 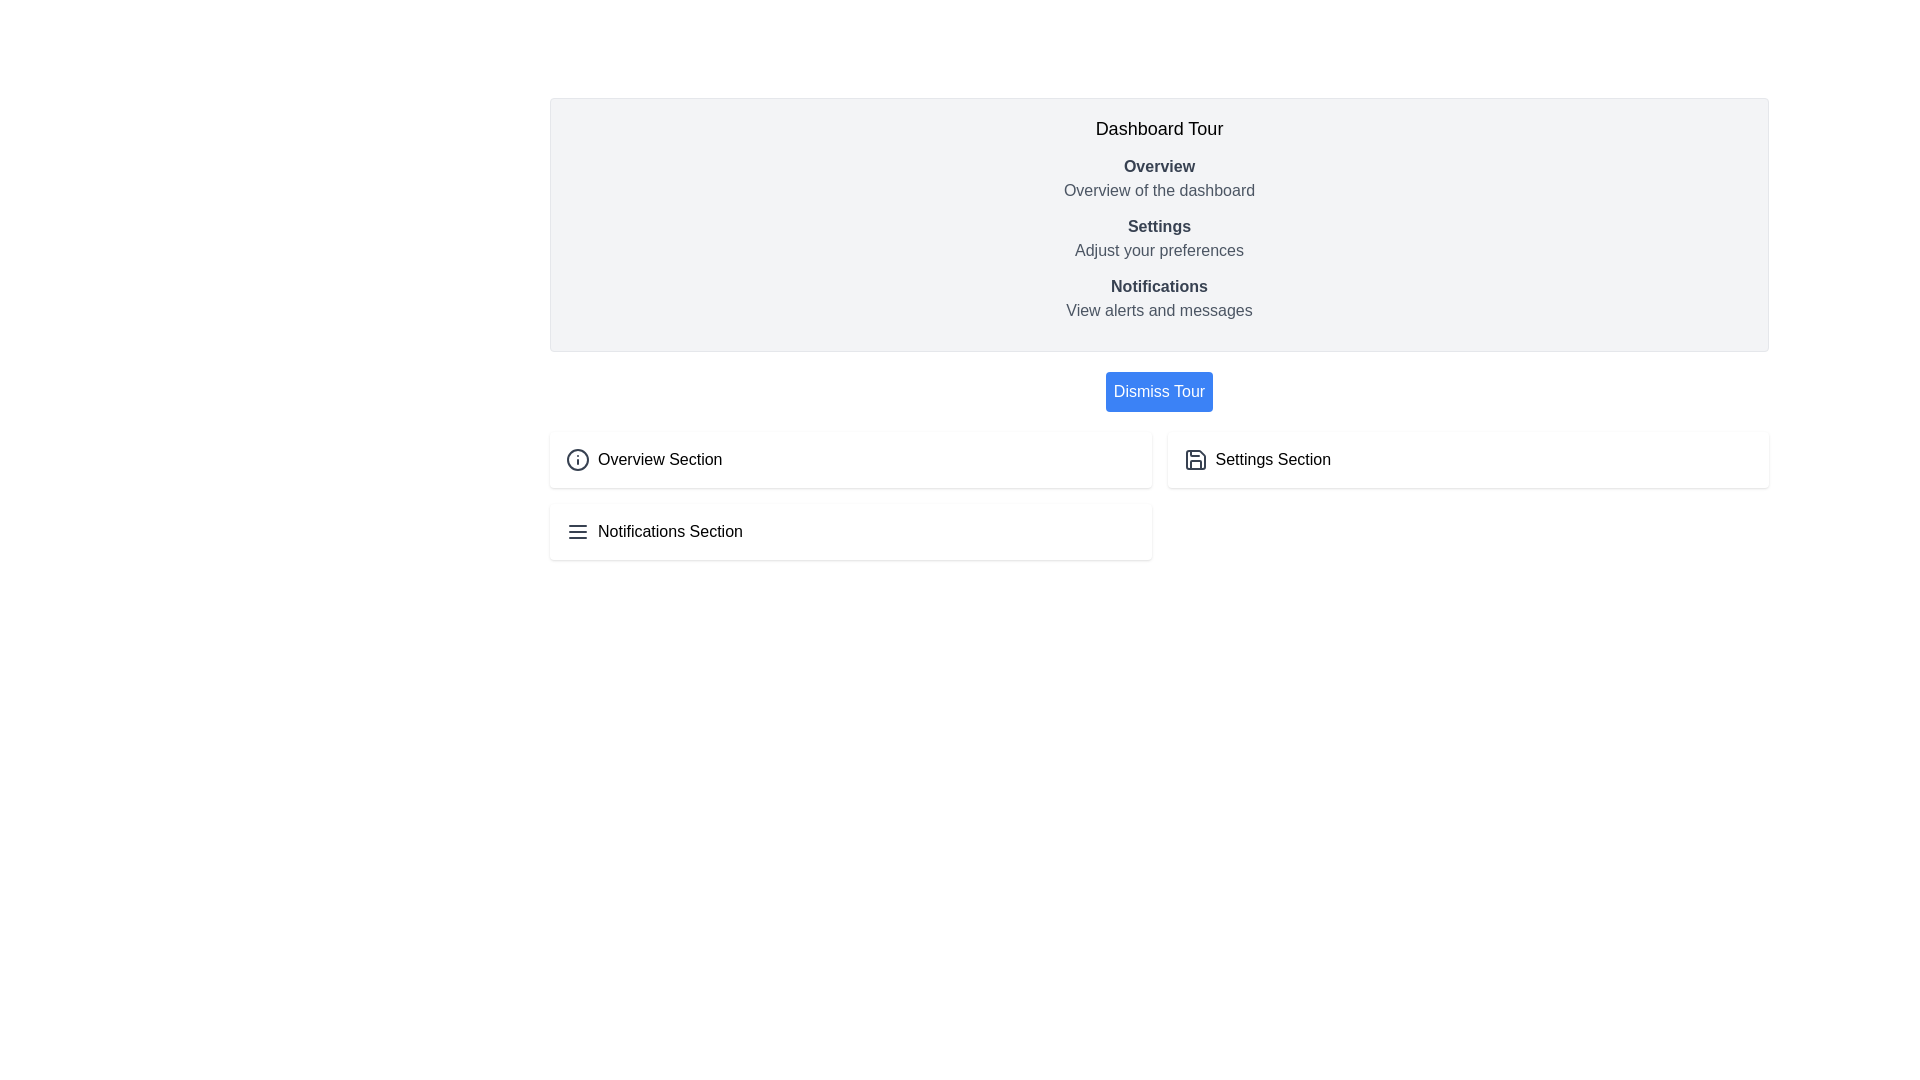 I want to click on the circular icon with a hollow center and a vertical line ending with a dot at the top, located in the 'Overview Section', so click(x=576, y=459).